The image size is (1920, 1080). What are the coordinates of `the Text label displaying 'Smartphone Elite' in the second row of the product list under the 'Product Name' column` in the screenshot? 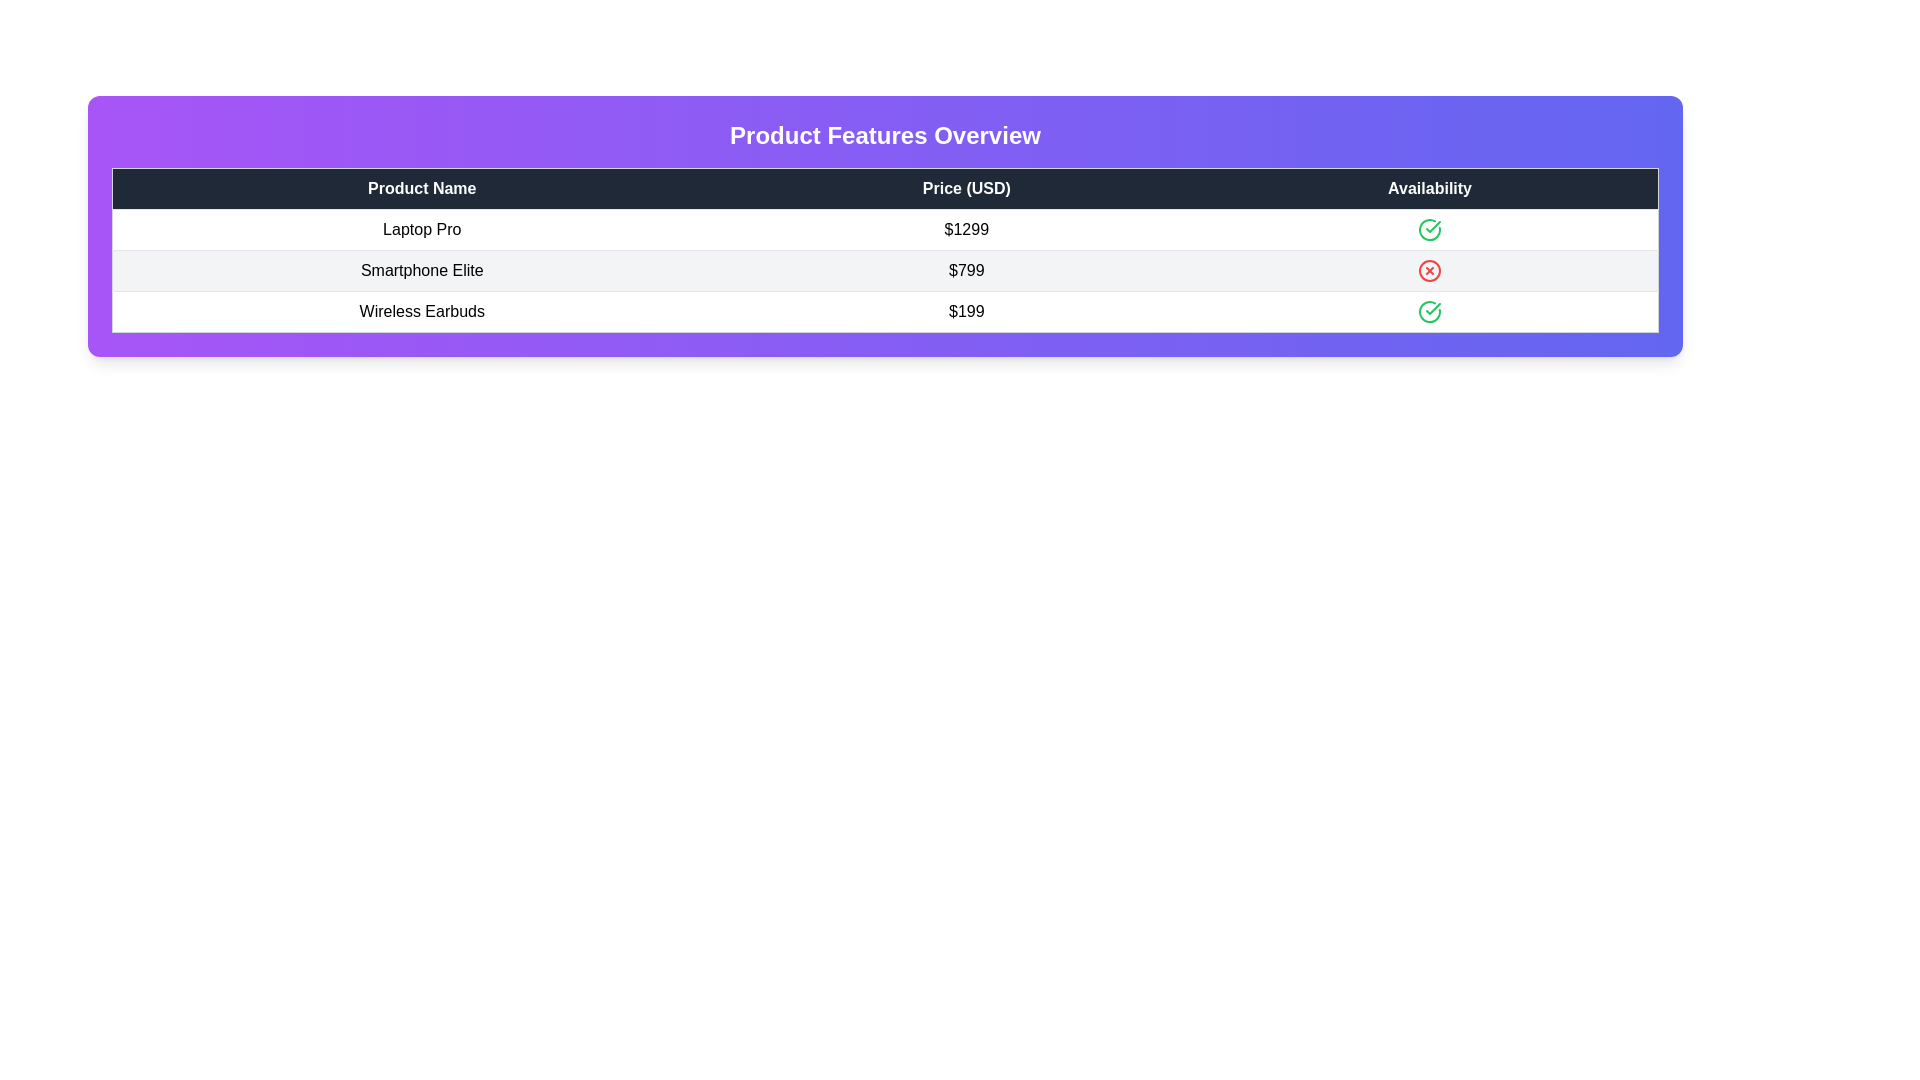 It's located at (421, 270).